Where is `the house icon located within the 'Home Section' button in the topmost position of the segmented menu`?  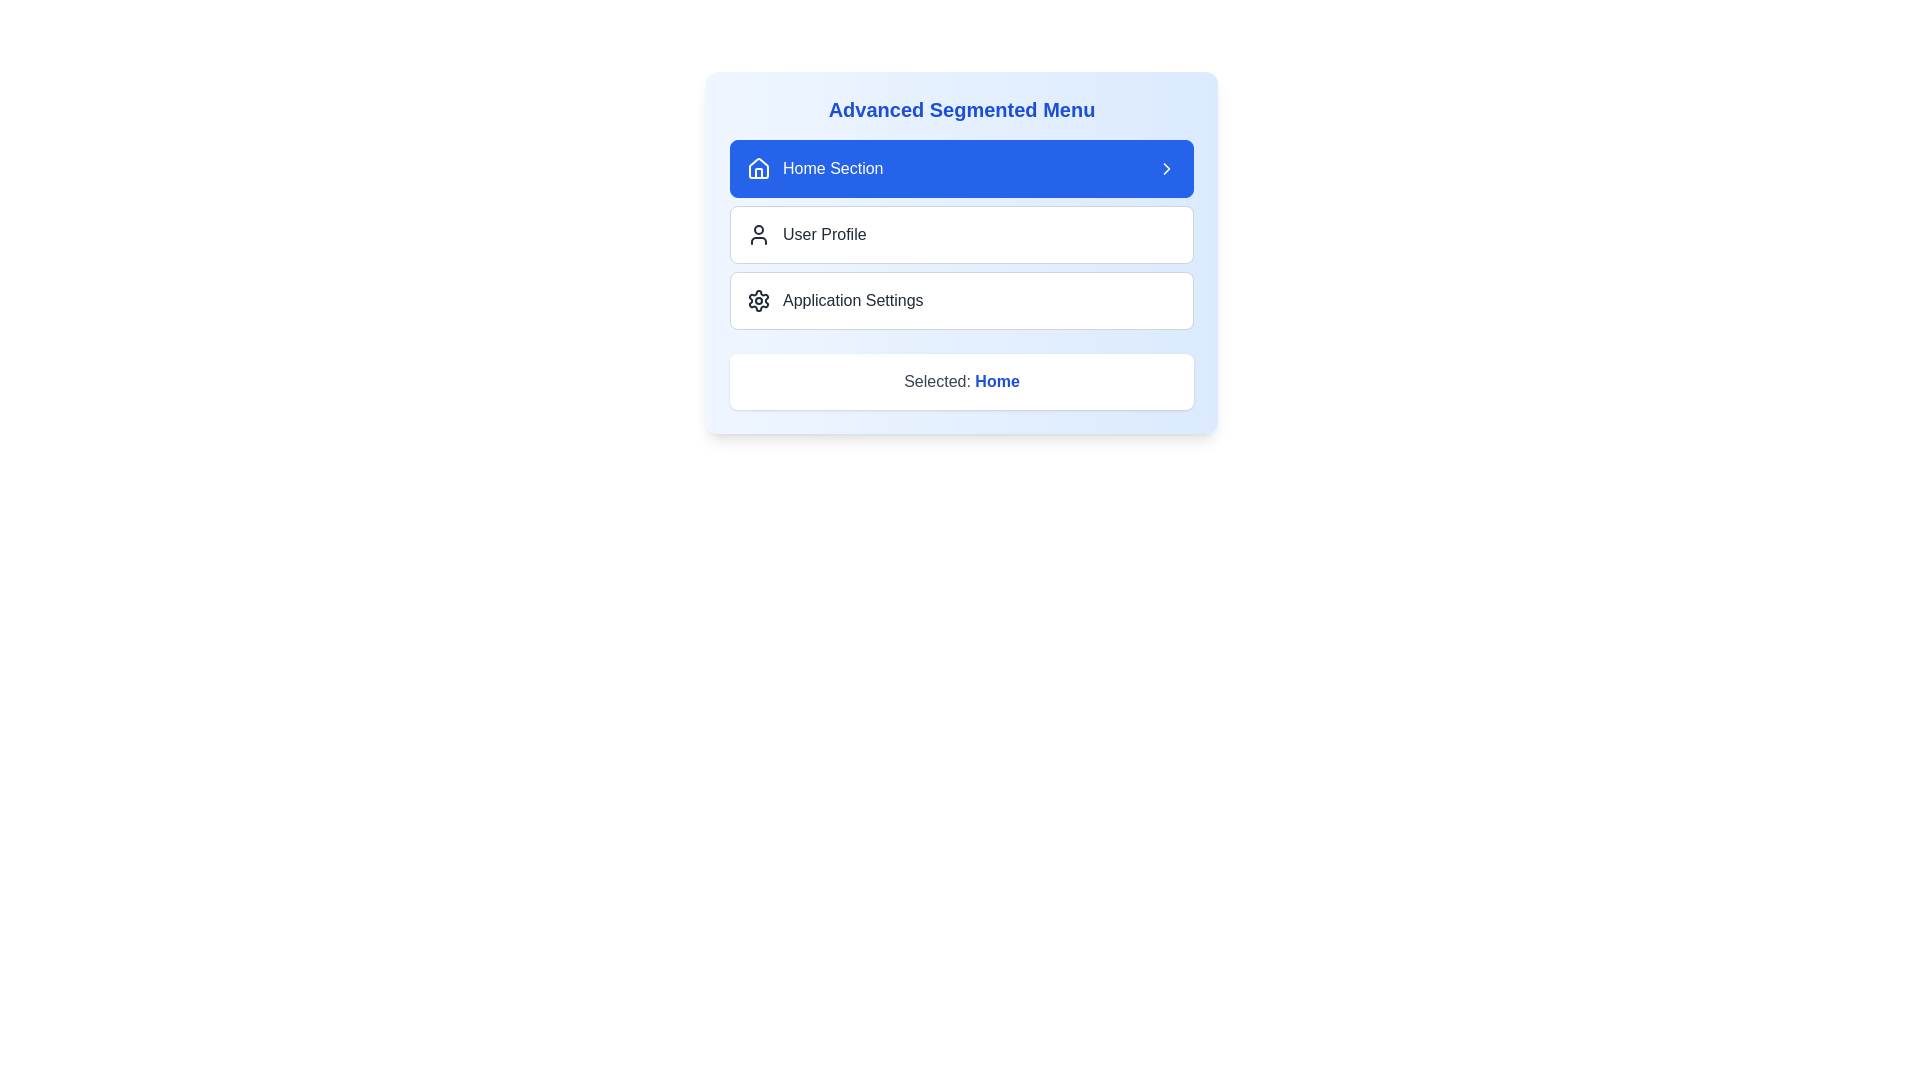
the house icon located within the 'Home Section' button in the topmost position of the segmented menu is located at coordinates (757, 167).